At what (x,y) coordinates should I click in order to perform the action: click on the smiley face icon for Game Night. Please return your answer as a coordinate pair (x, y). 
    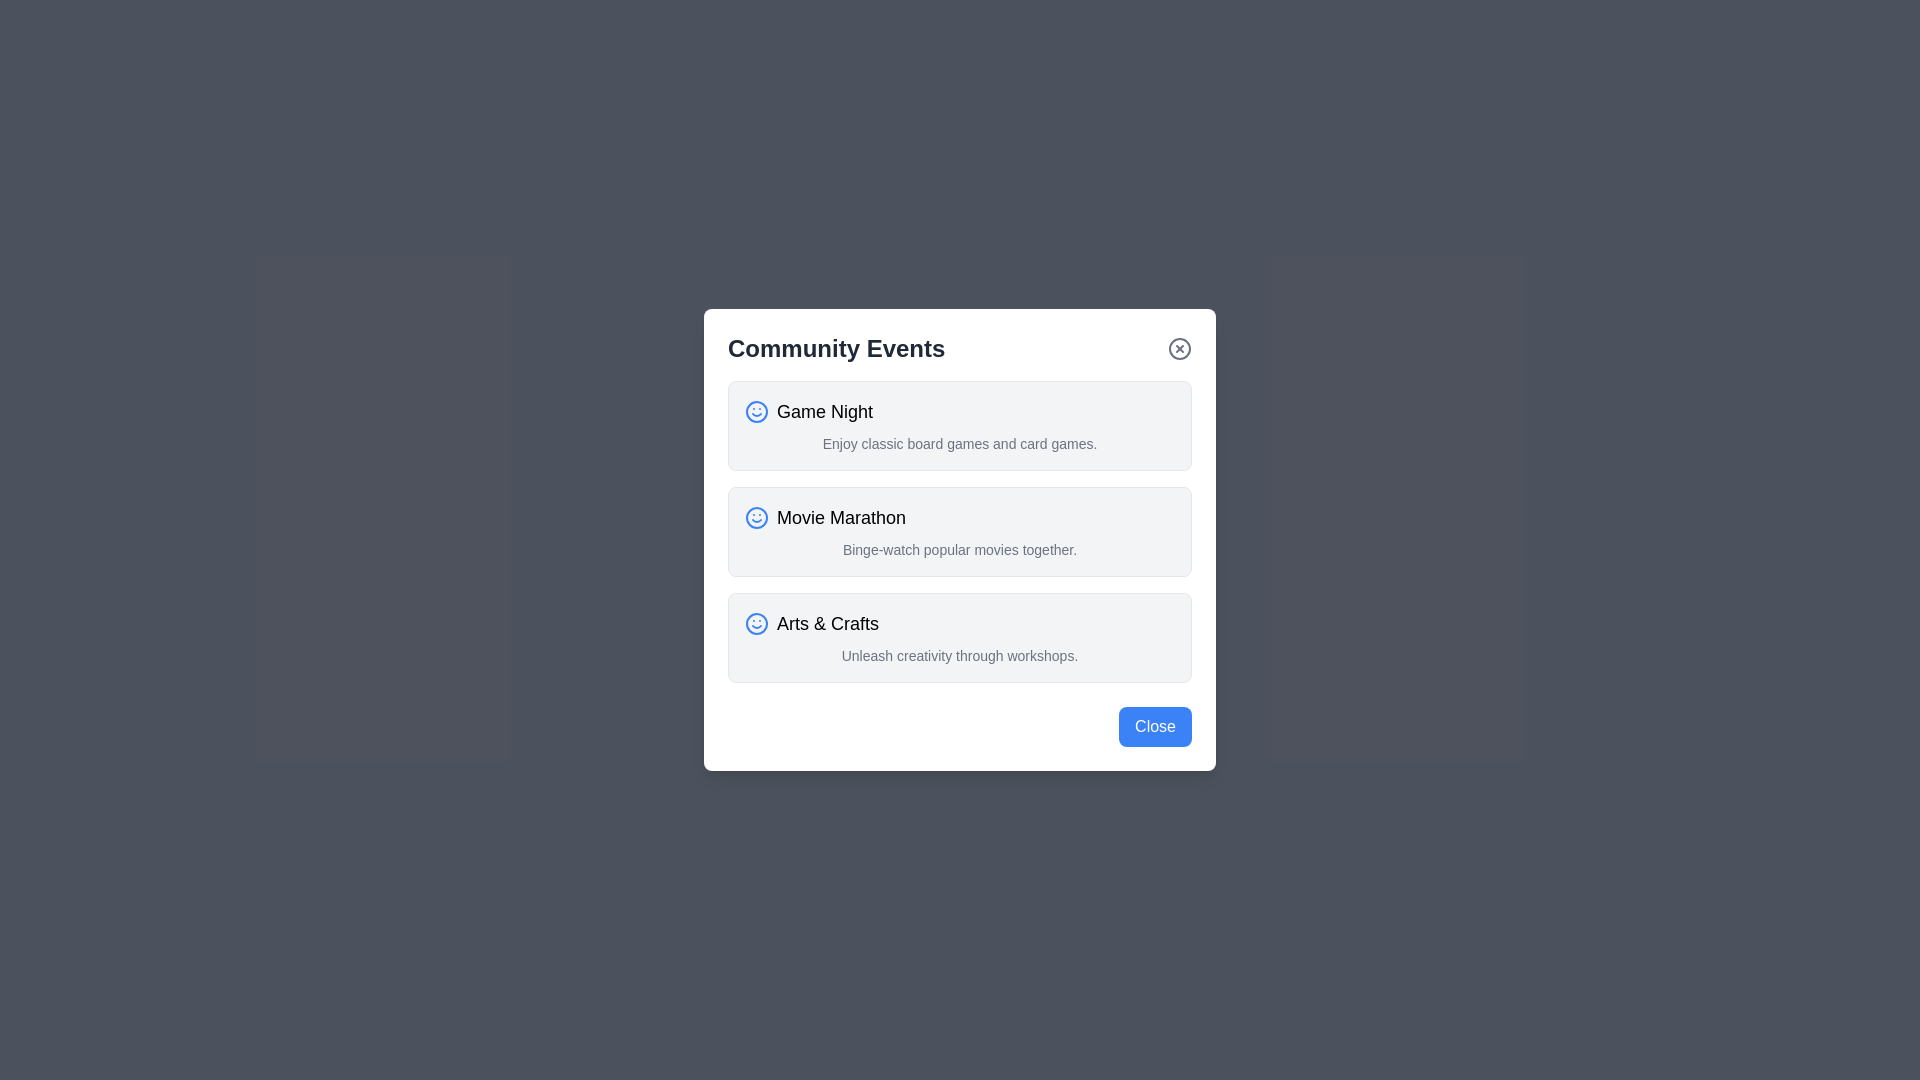
    Looking at the image, I should click on (756, 411).